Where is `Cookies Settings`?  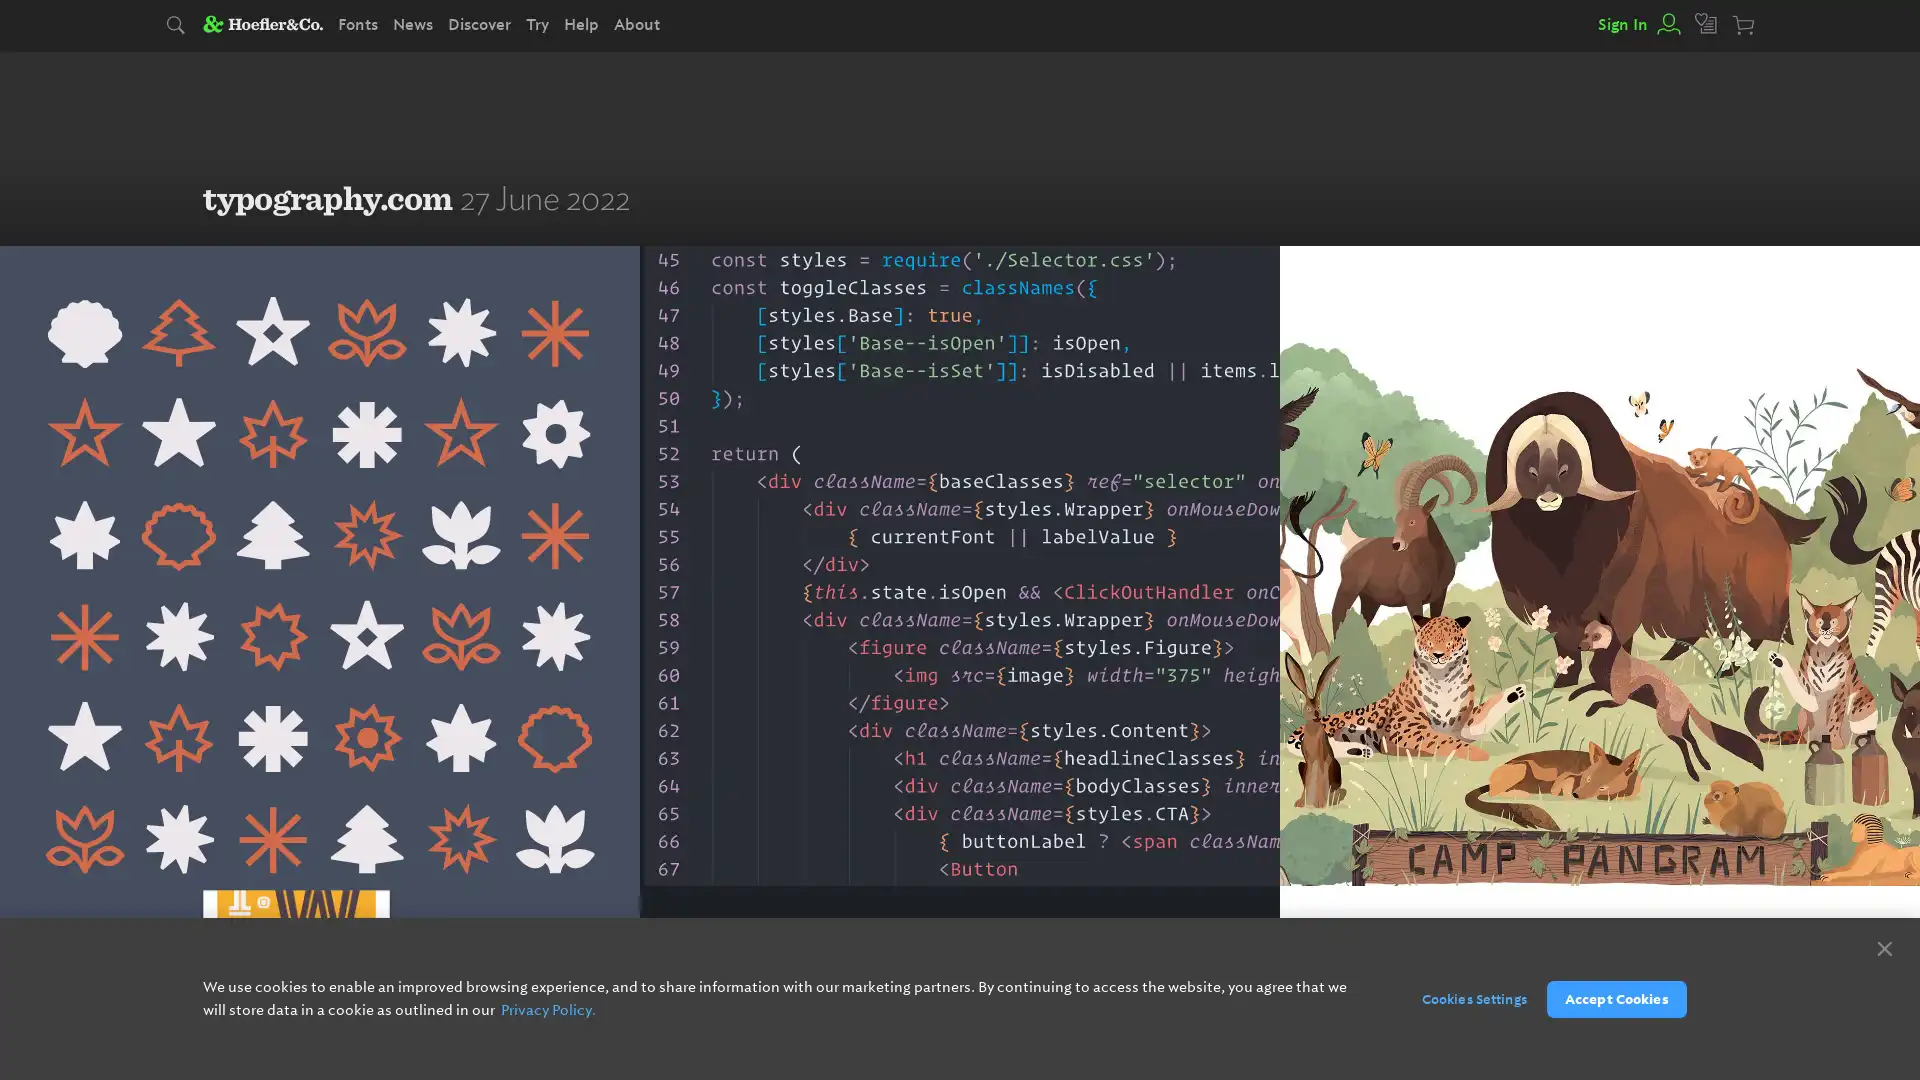
Cookies Settings is located at coordinates (1463, 998).